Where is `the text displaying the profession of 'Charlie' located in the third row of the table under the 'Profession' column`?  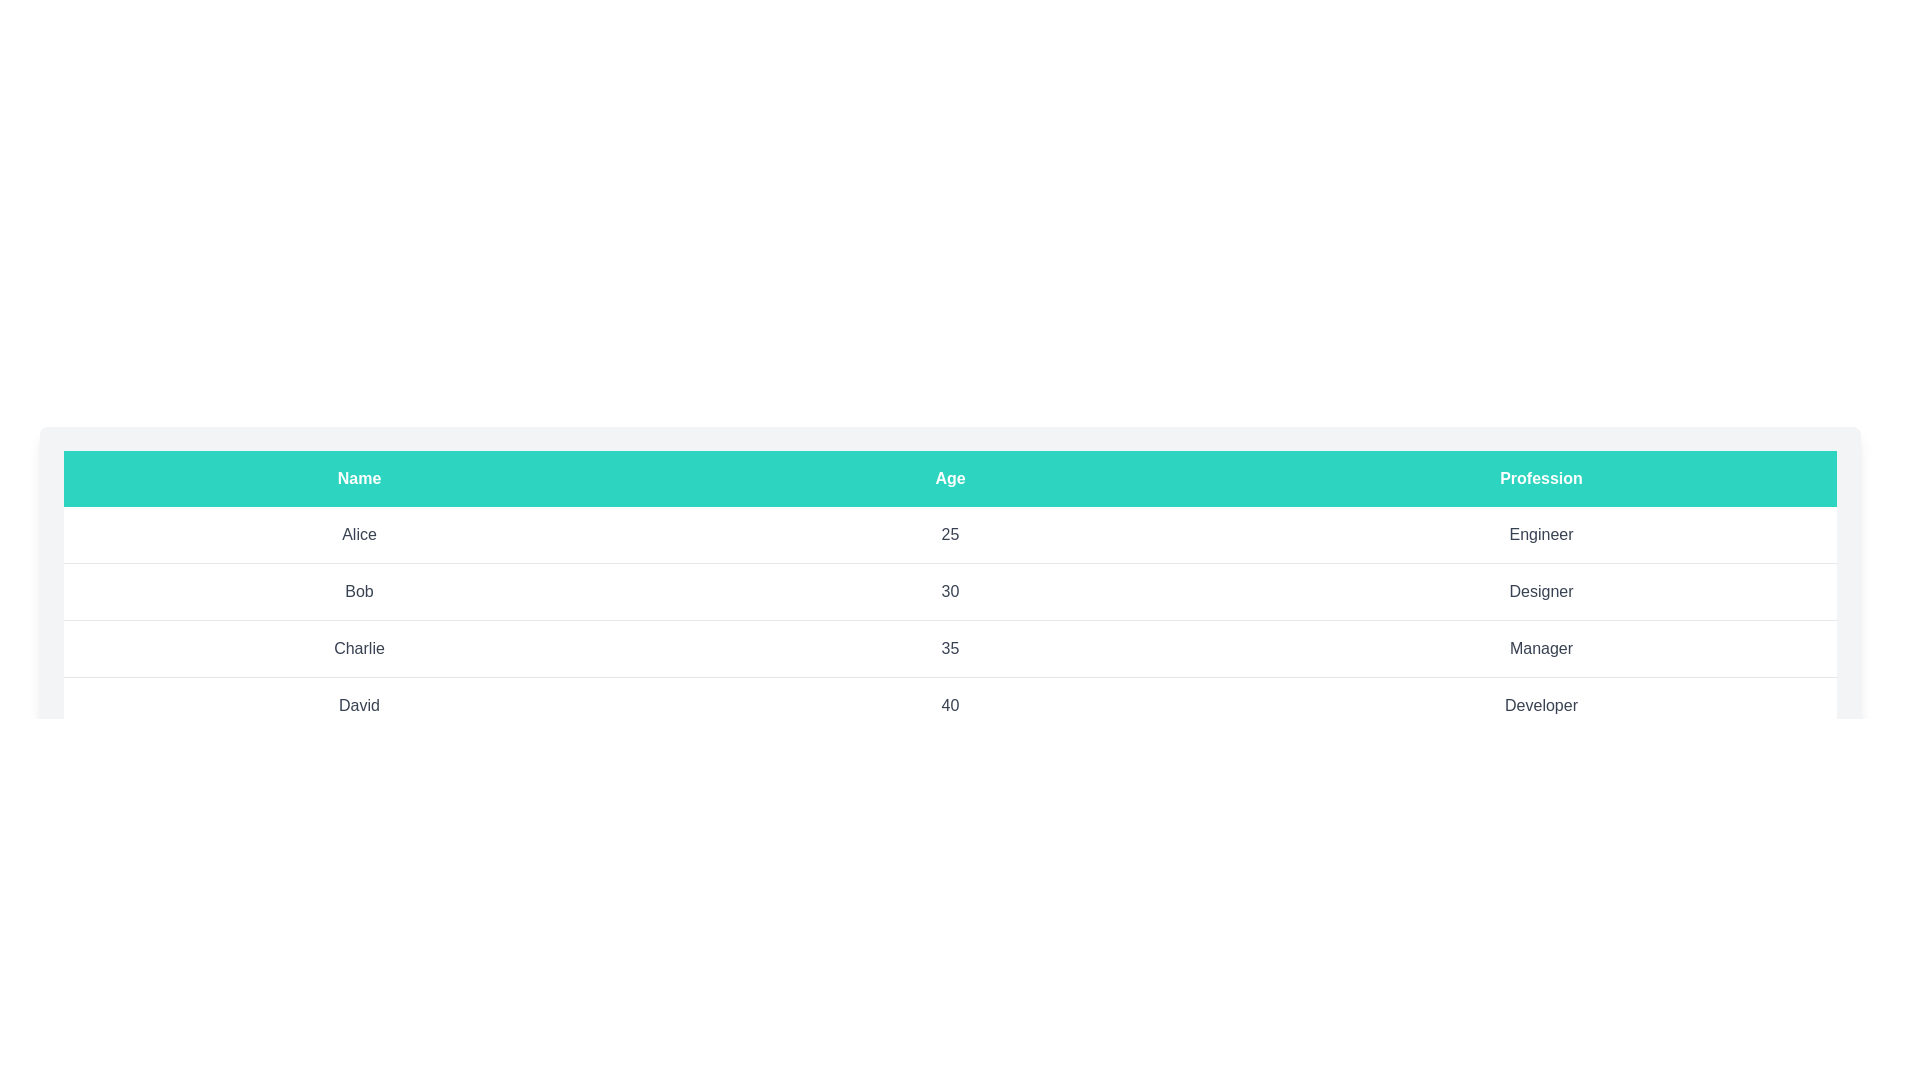 the text displaying the profession of 'Charlie' located in the third row of the table under the 'Profession' column is located at coordinates (1540, 648).